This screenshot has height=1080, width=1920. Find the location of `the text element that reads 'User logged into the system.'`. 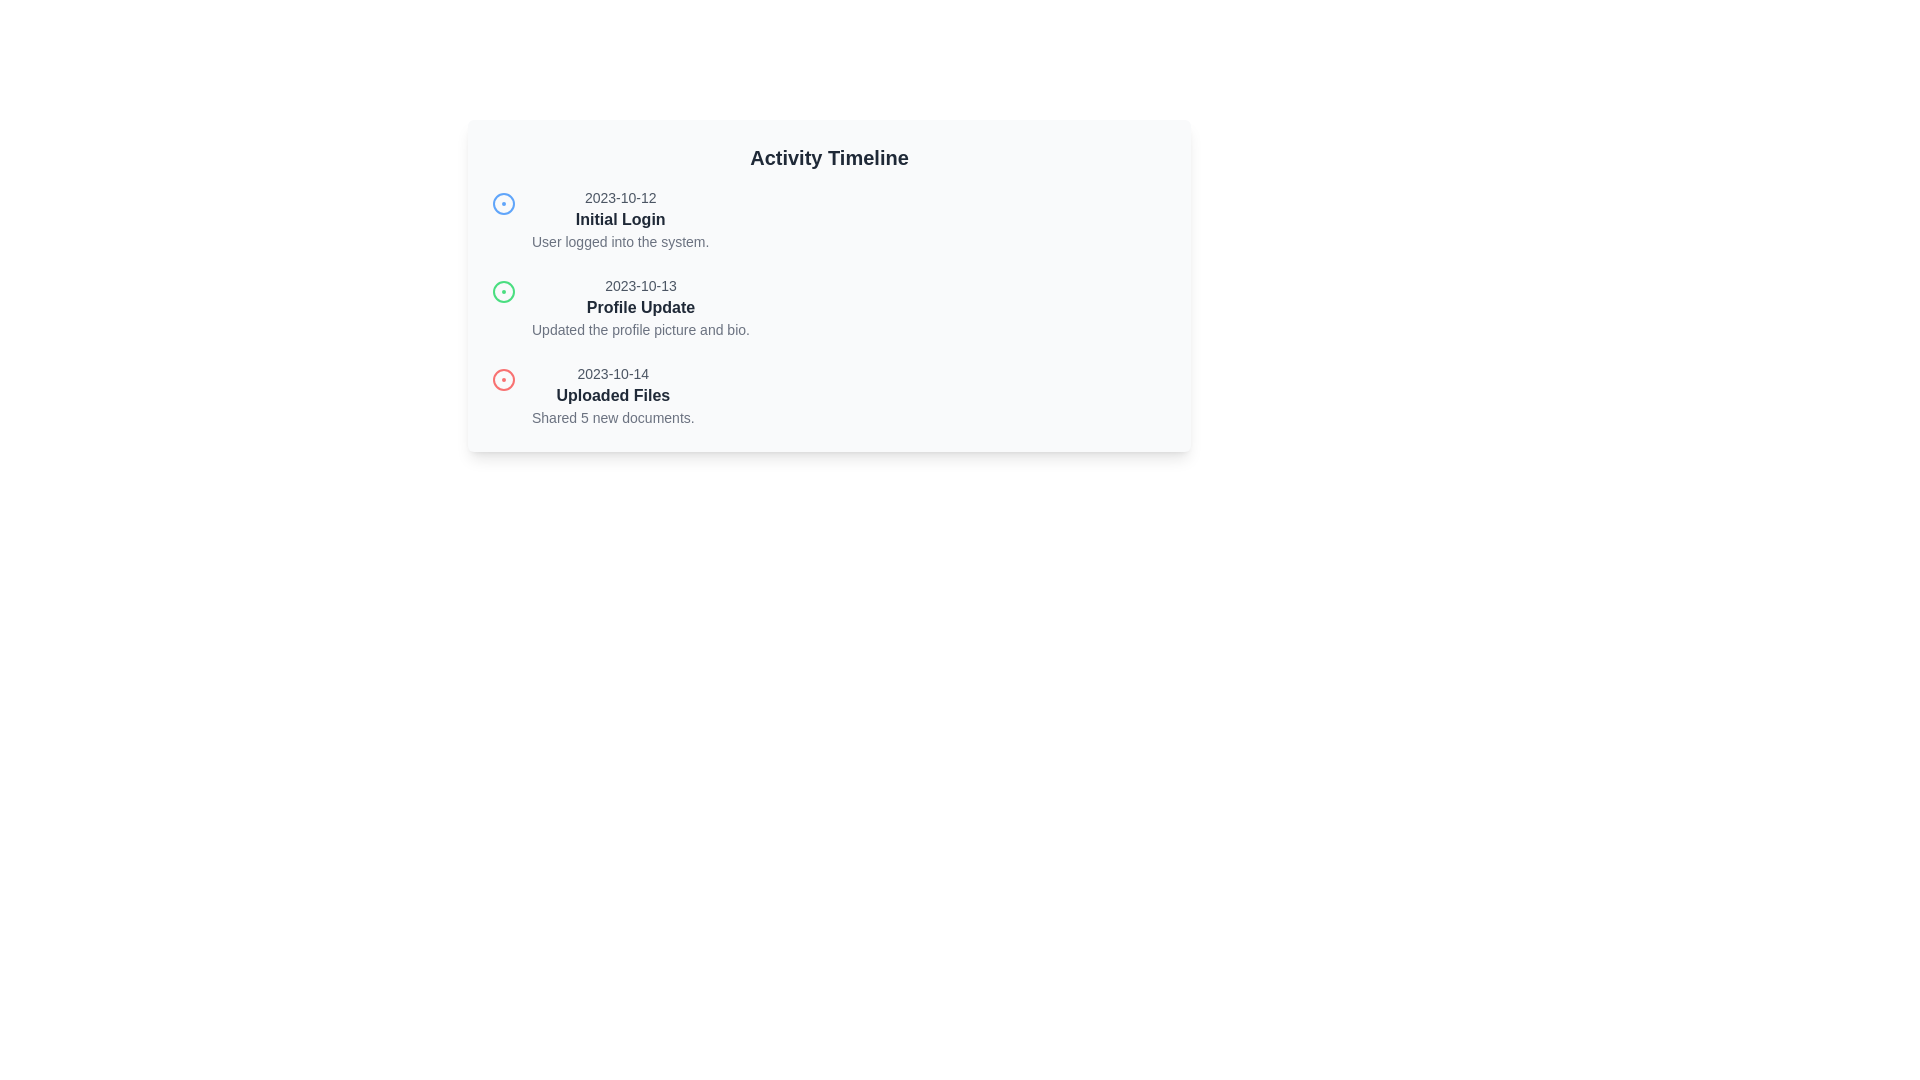

the text element that reads 'User logged into the system.' is located at coordinates (619, 241).